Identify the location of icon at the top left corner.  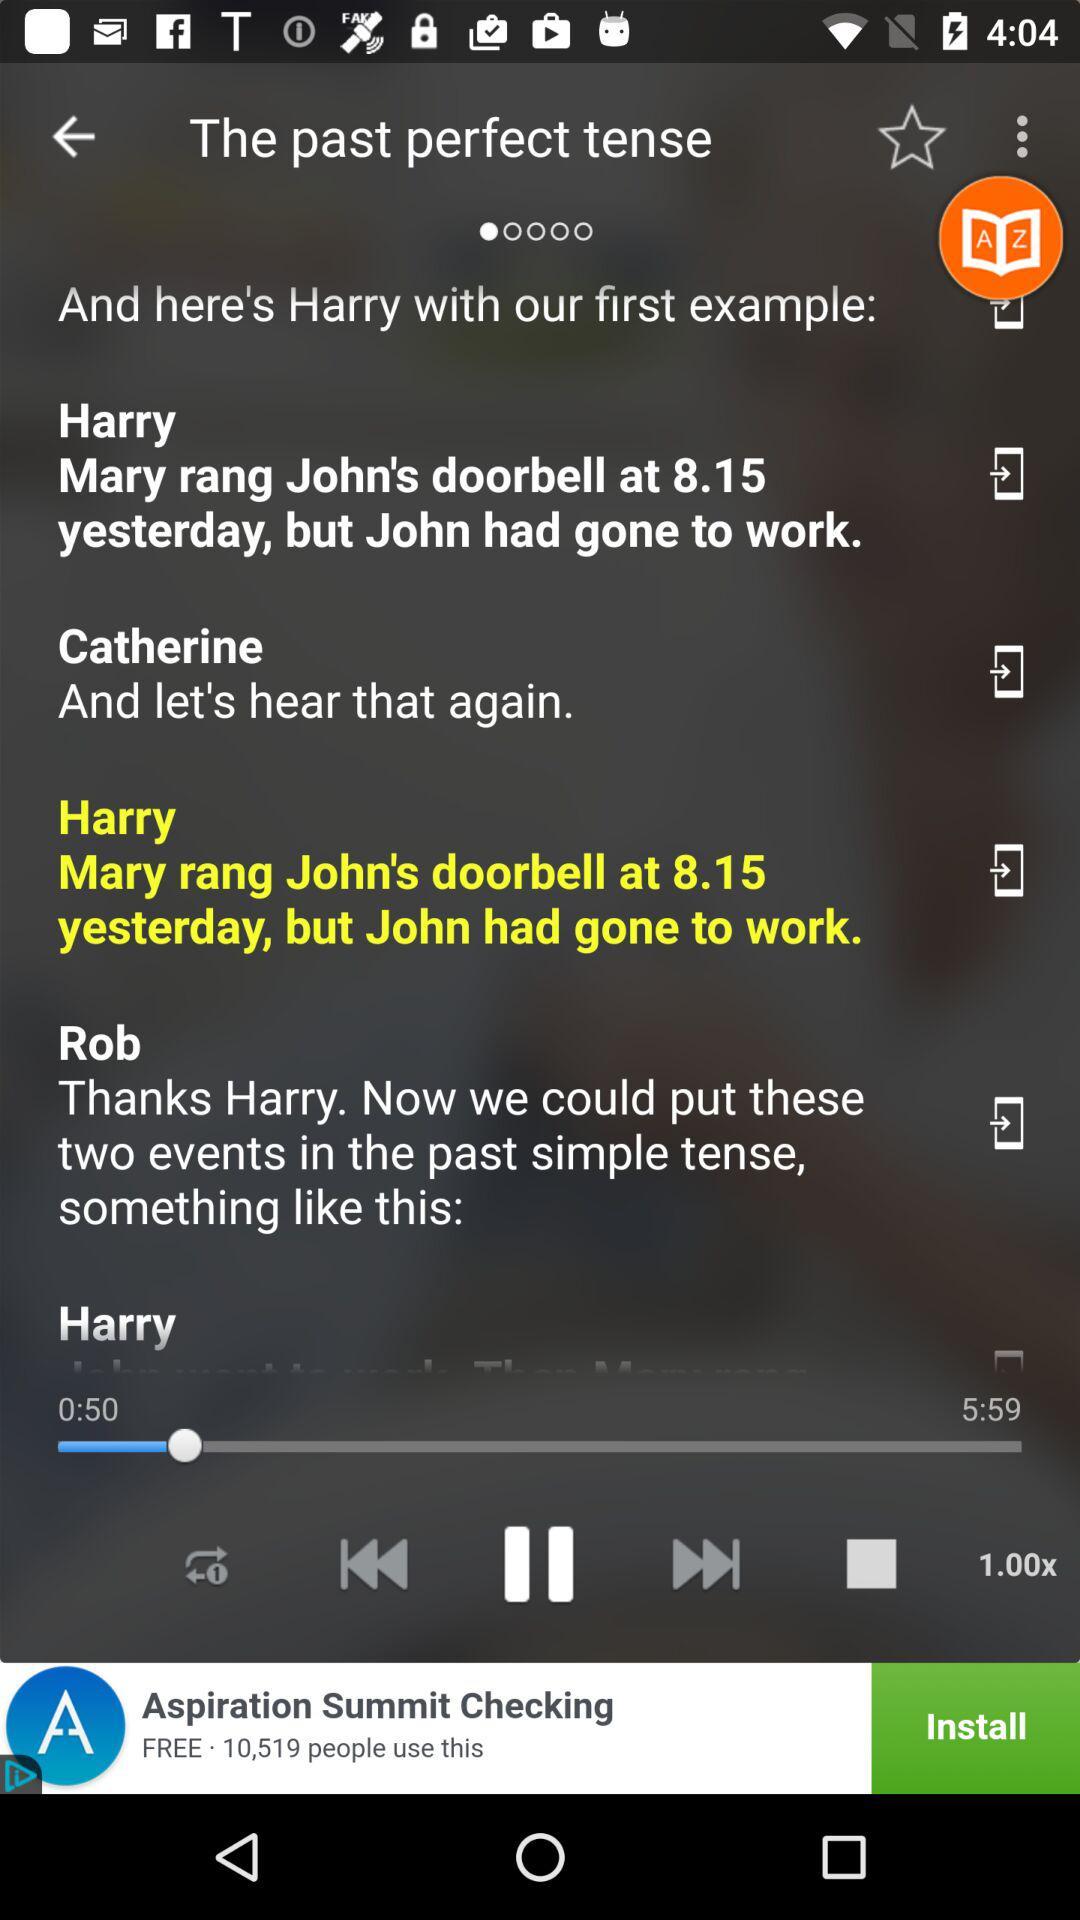
(72, 135).